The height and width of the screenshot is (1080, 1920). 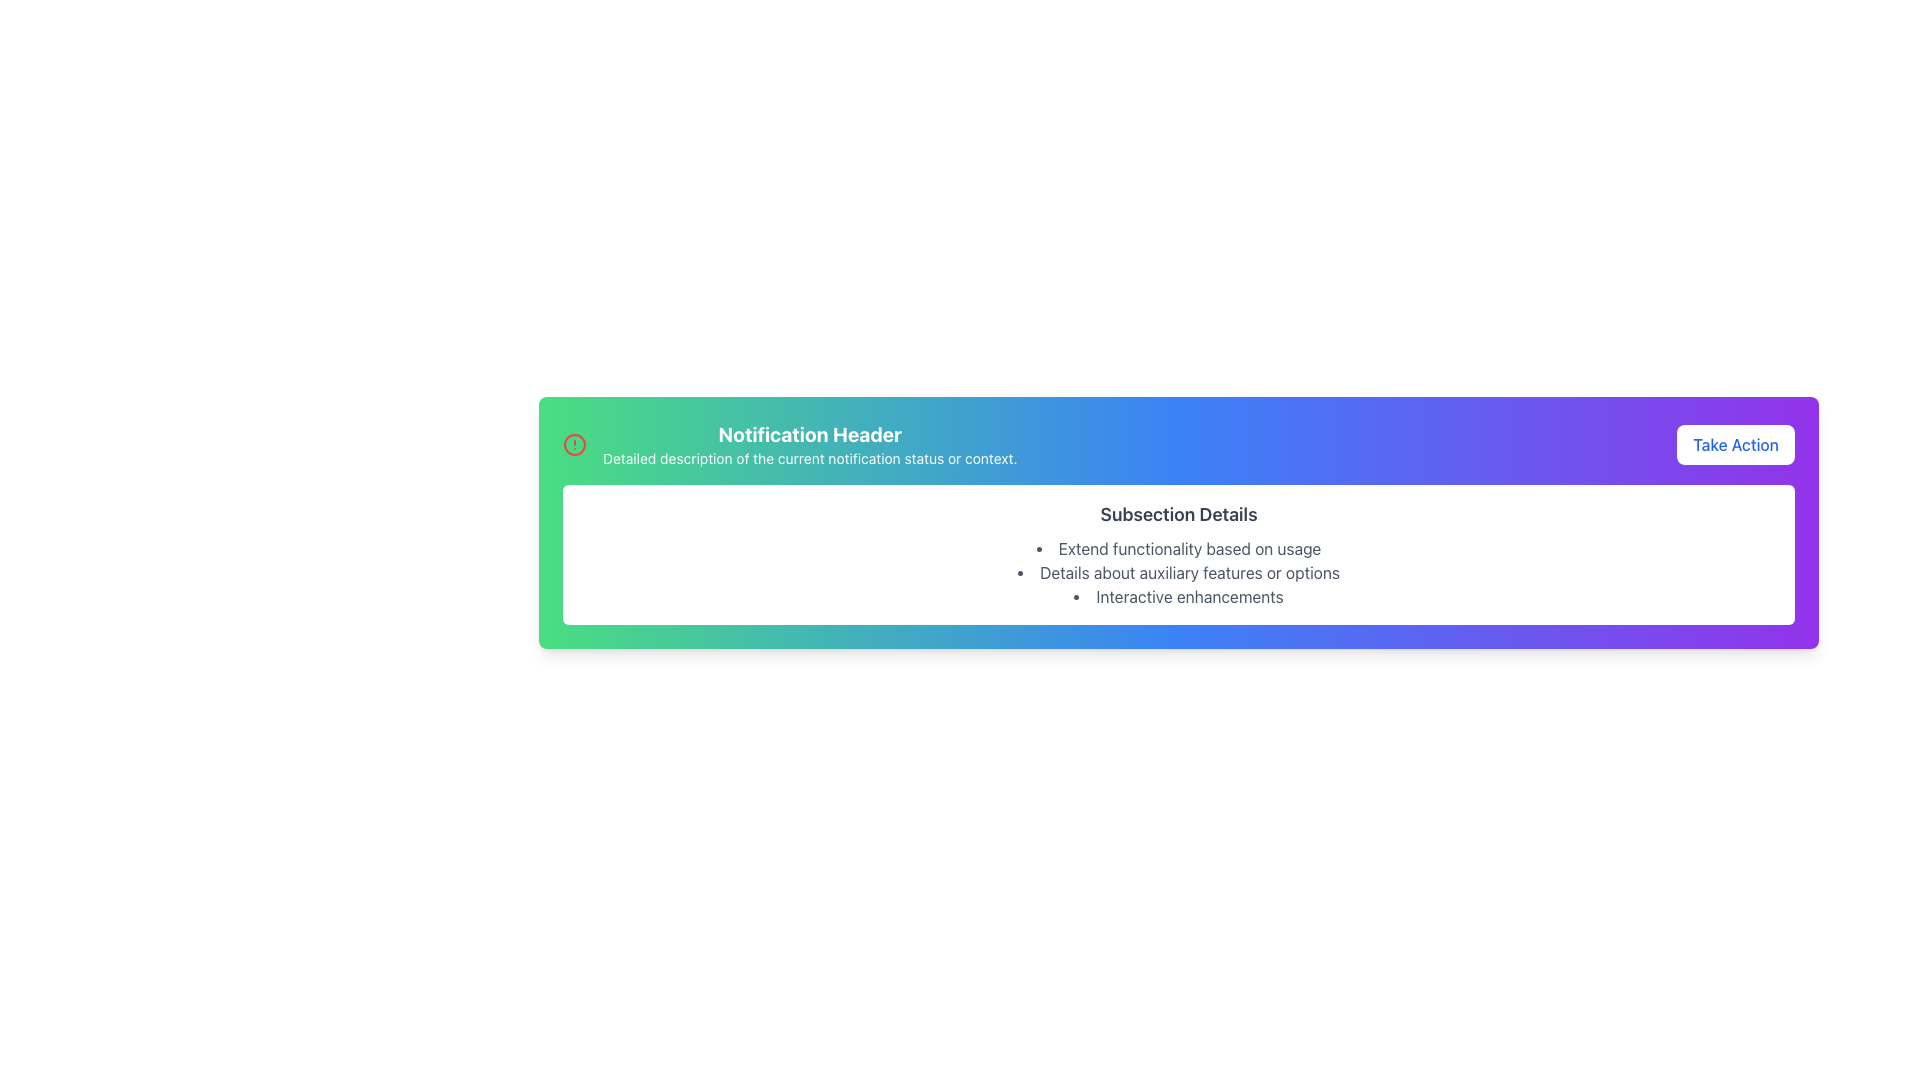 What do you see at coordinates (1735, 443) in the screenshot?
I see `the notification action button located at the far right side of the horizontal layout` at bounding box center [1735, 443].